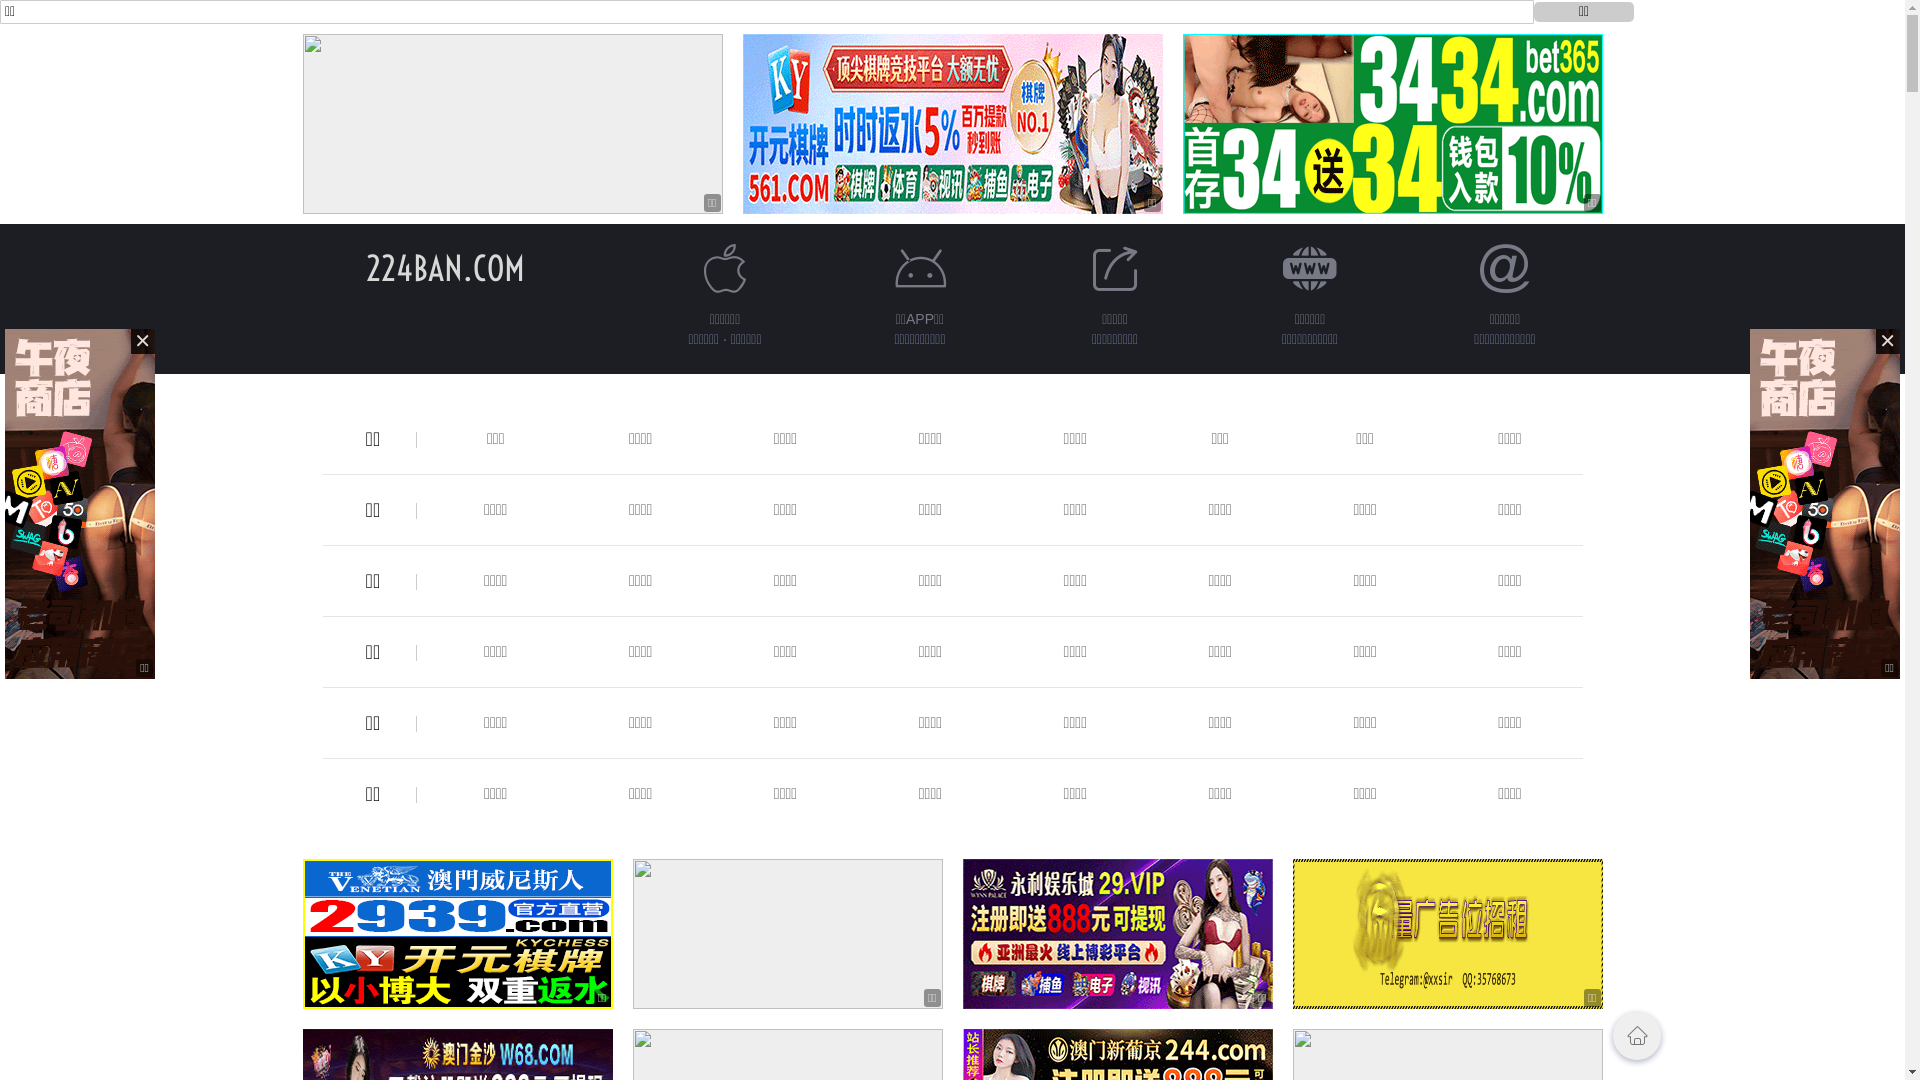  I want to click on '224BAN.COM', so click(365, 267).